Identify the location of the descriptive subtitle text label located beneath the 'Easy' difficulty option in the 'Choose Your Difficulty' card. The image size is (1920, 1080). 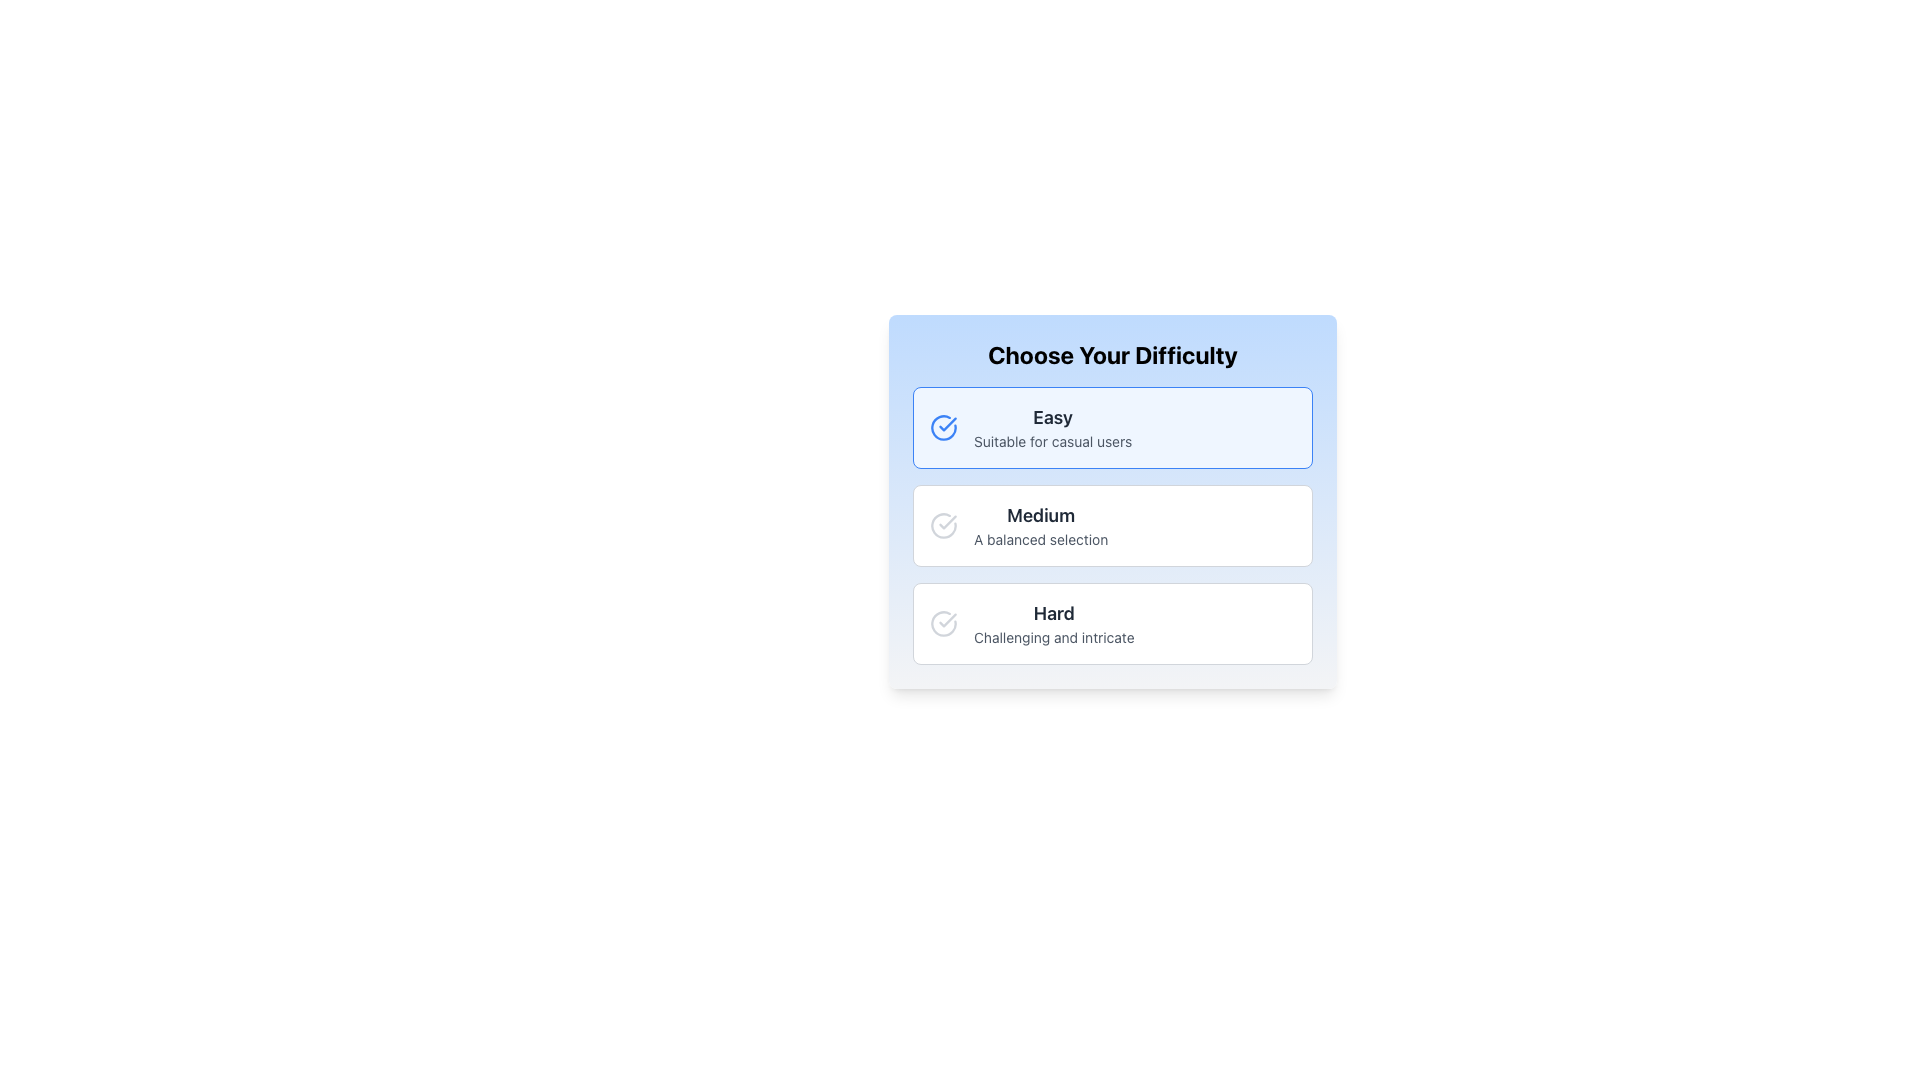
(1052, 441).